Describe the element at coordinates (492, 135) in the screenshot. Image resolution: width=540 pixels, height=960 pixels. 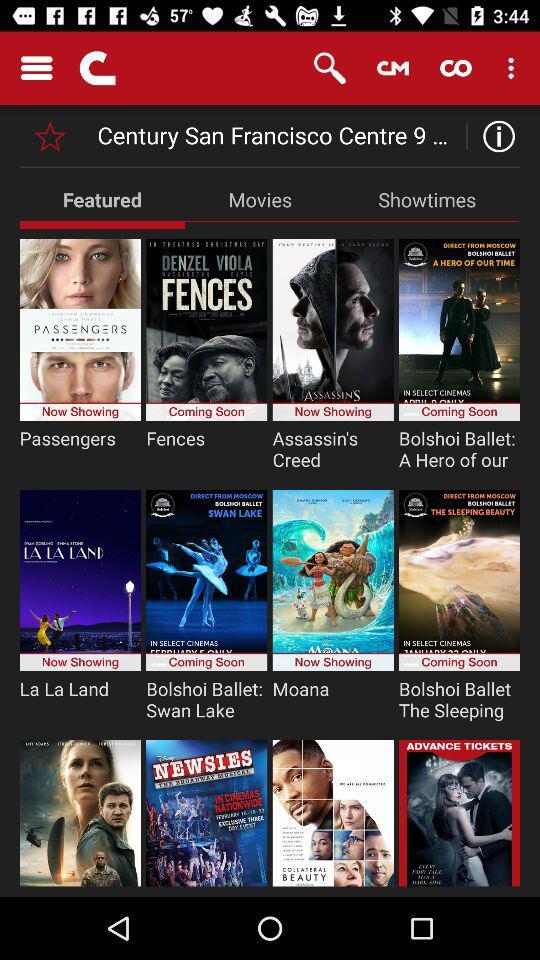
I see `information option` at that location.